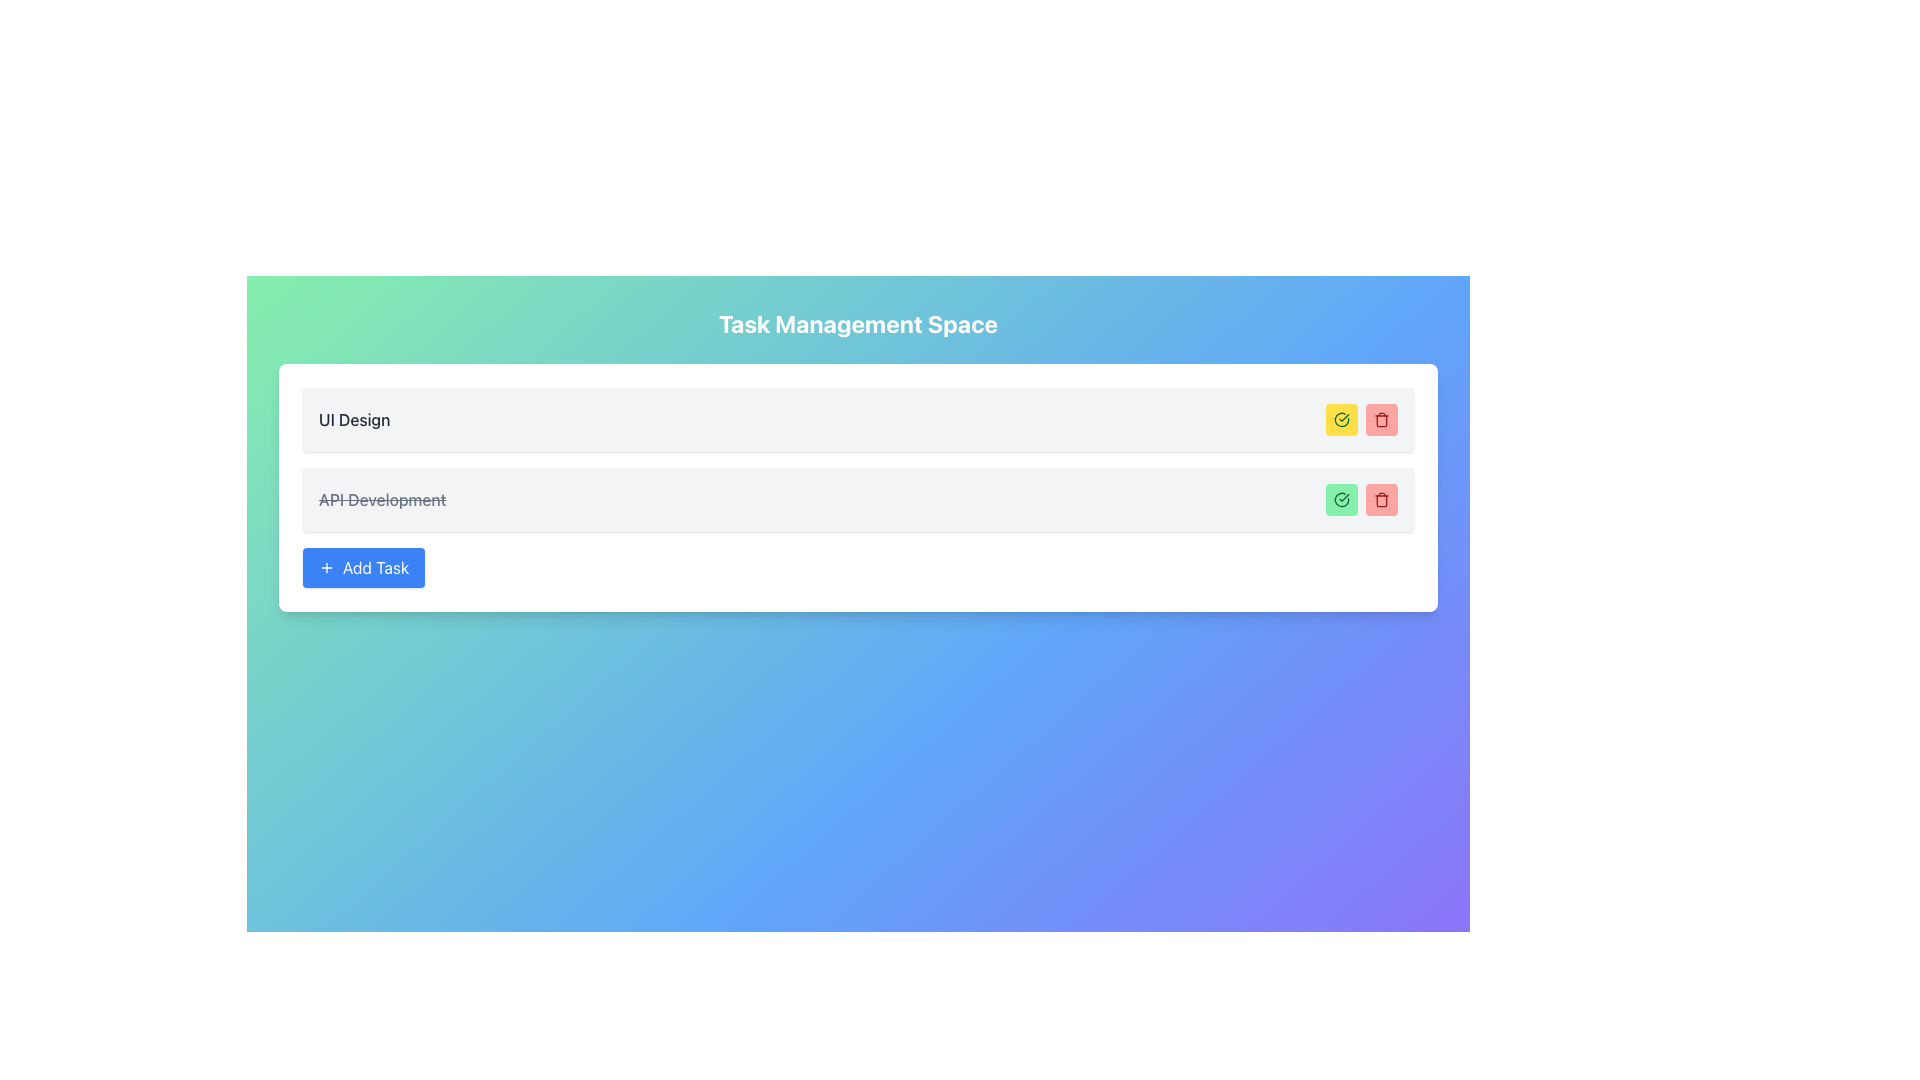  What do you see at coordinates (1361, 499) in the screenshot?
I see `the interactive buttons in the 'API Development' section, located at the far right of the lower list item` at bounding box center [1361, 499].